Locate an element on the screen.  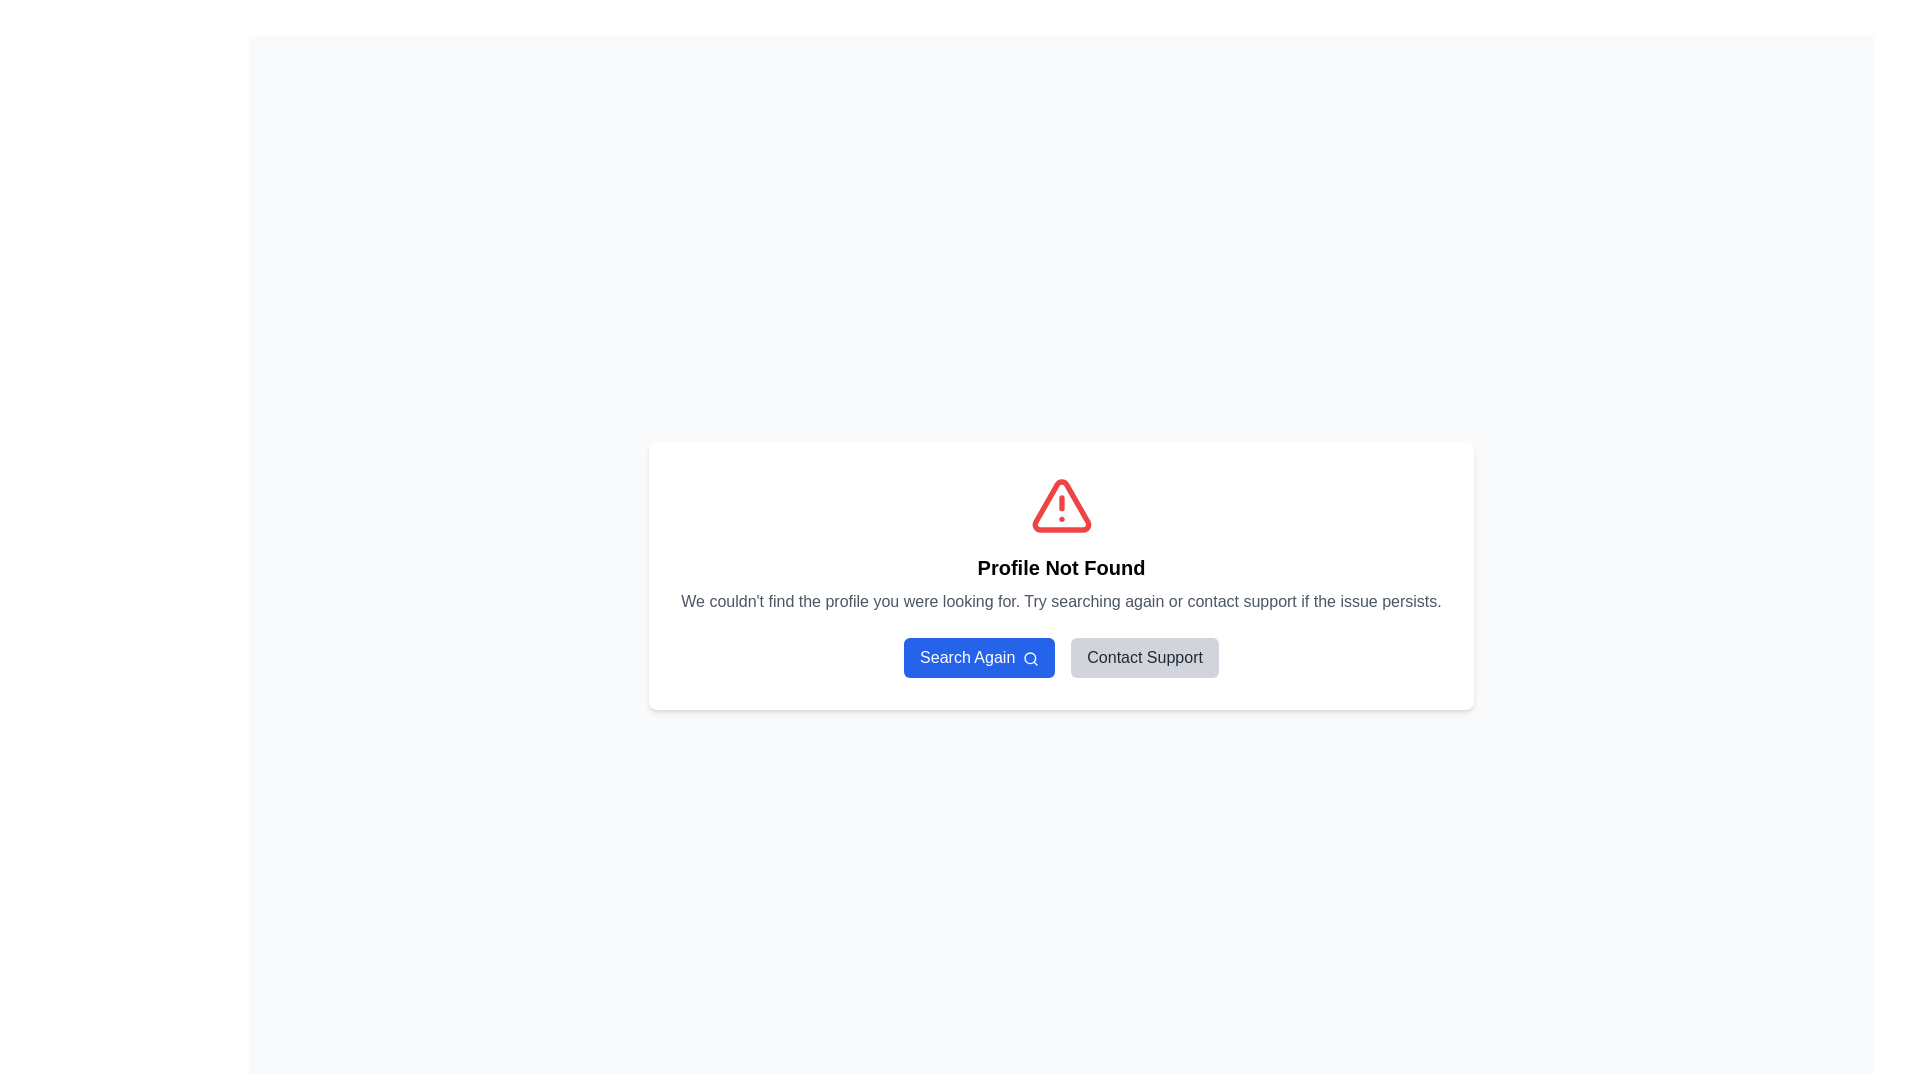
the blue button labeled 'Search Again' with a search icon on the right, located under the 'Profile Not Found' message box and to the left of the 'Contact Support' button is located at coordinates (979, 658).